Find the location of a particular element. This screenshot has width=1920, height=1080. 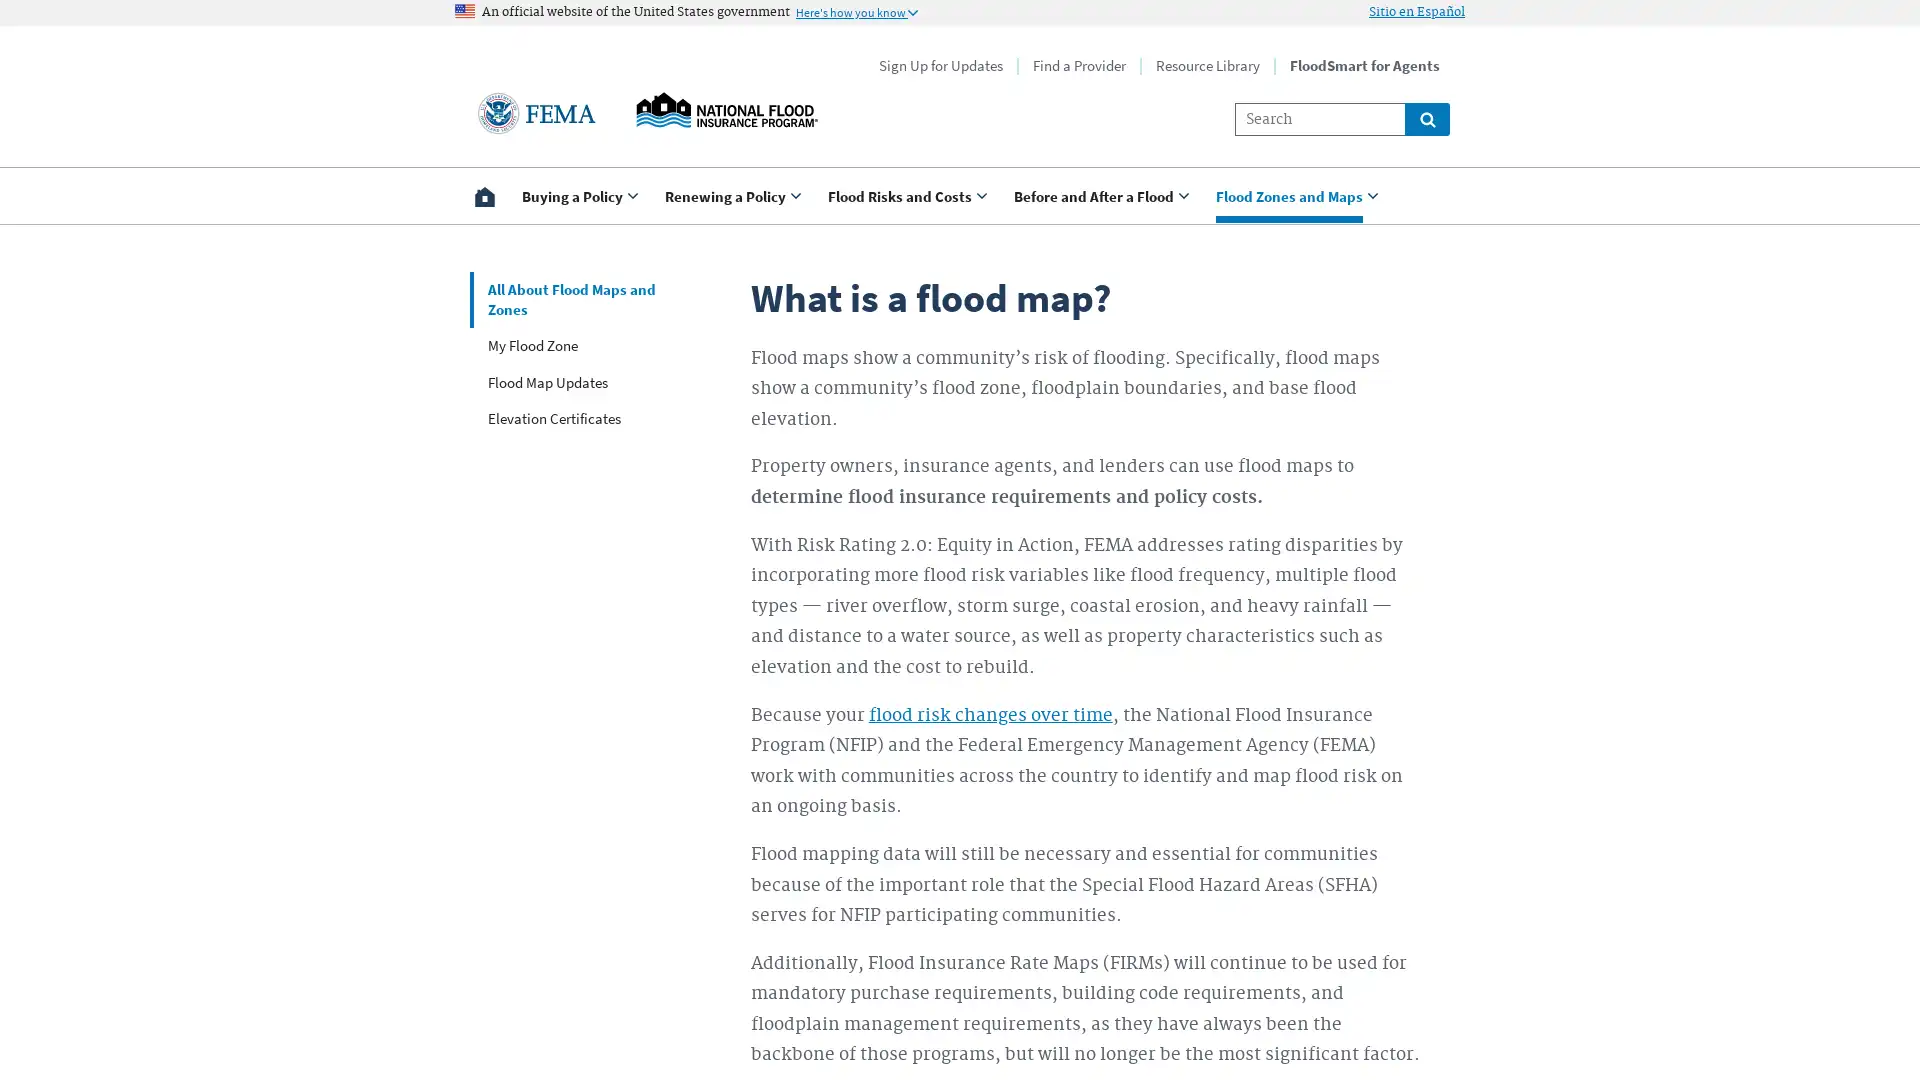

Information to identify secure official US Government websites is located at coordinates (857, 11).